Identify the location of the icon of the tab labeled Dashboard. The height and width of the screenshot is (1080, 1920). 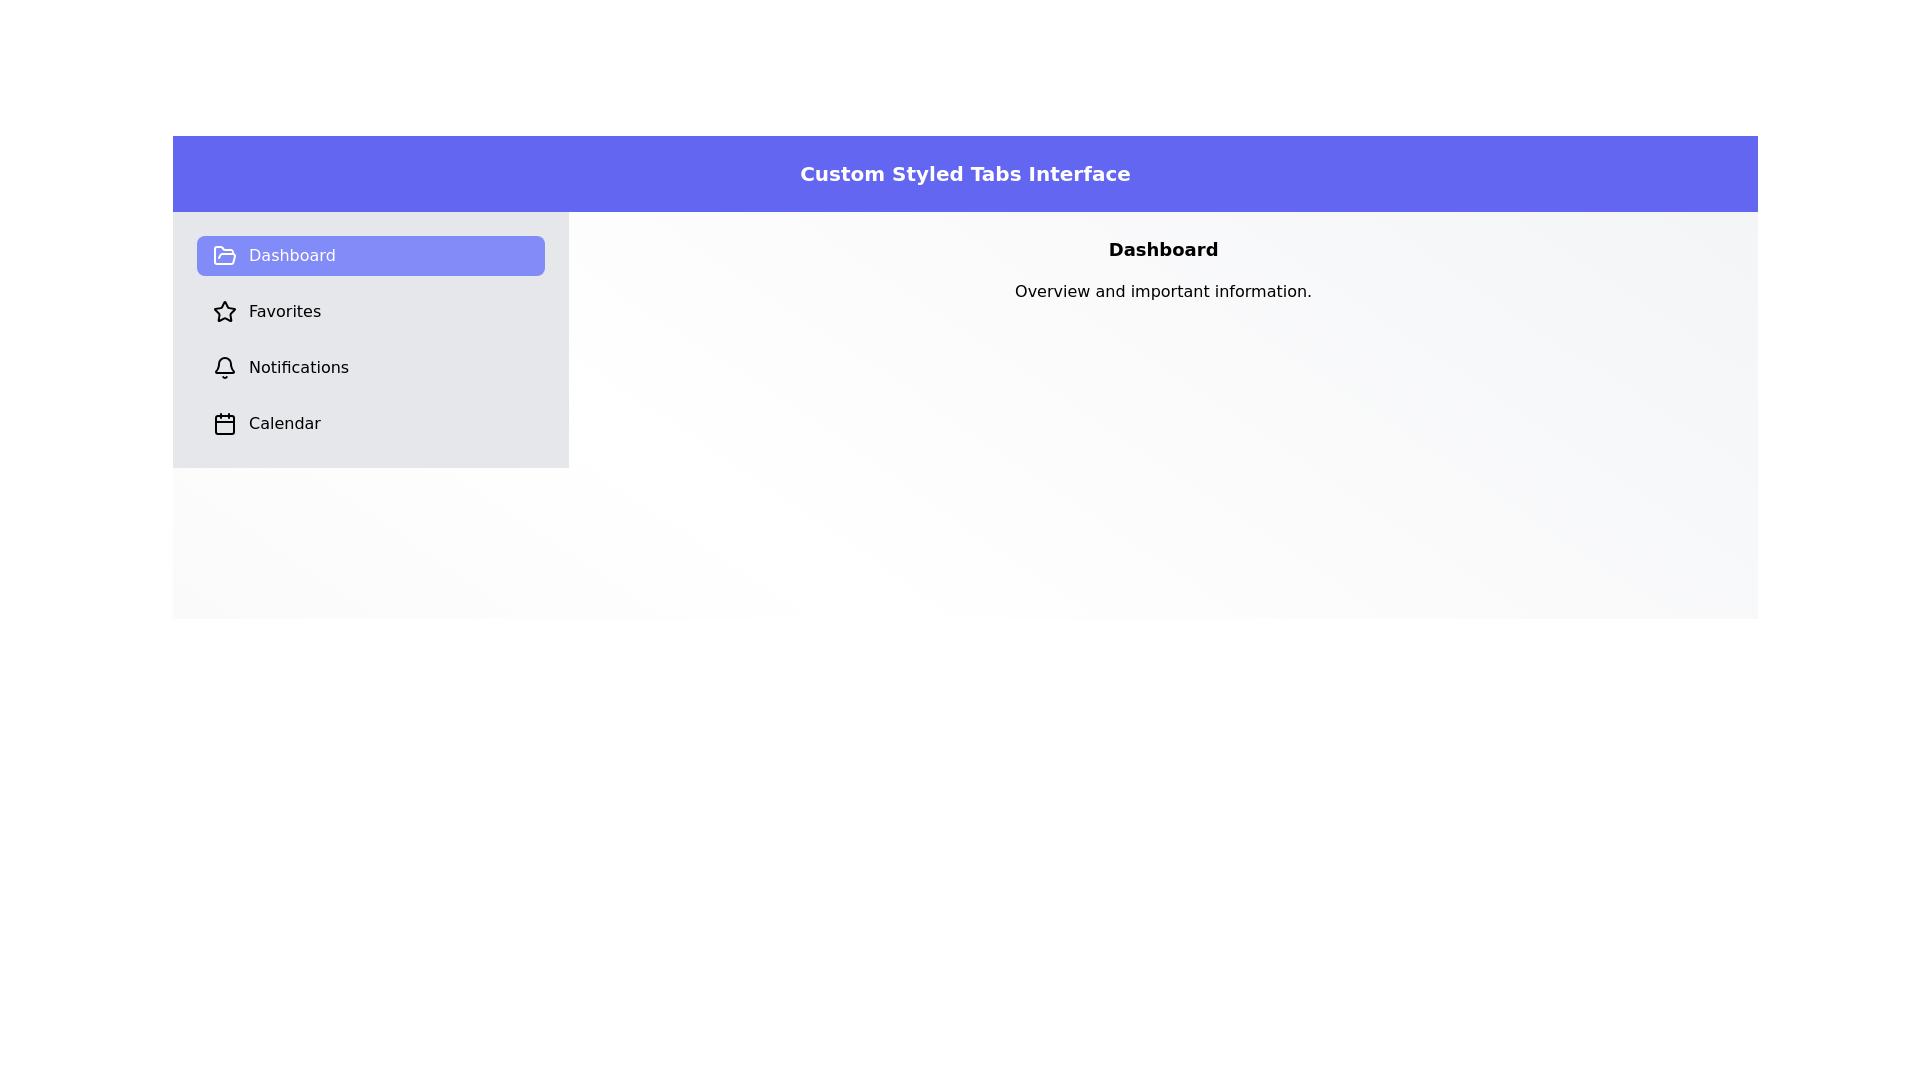
(225, 254).